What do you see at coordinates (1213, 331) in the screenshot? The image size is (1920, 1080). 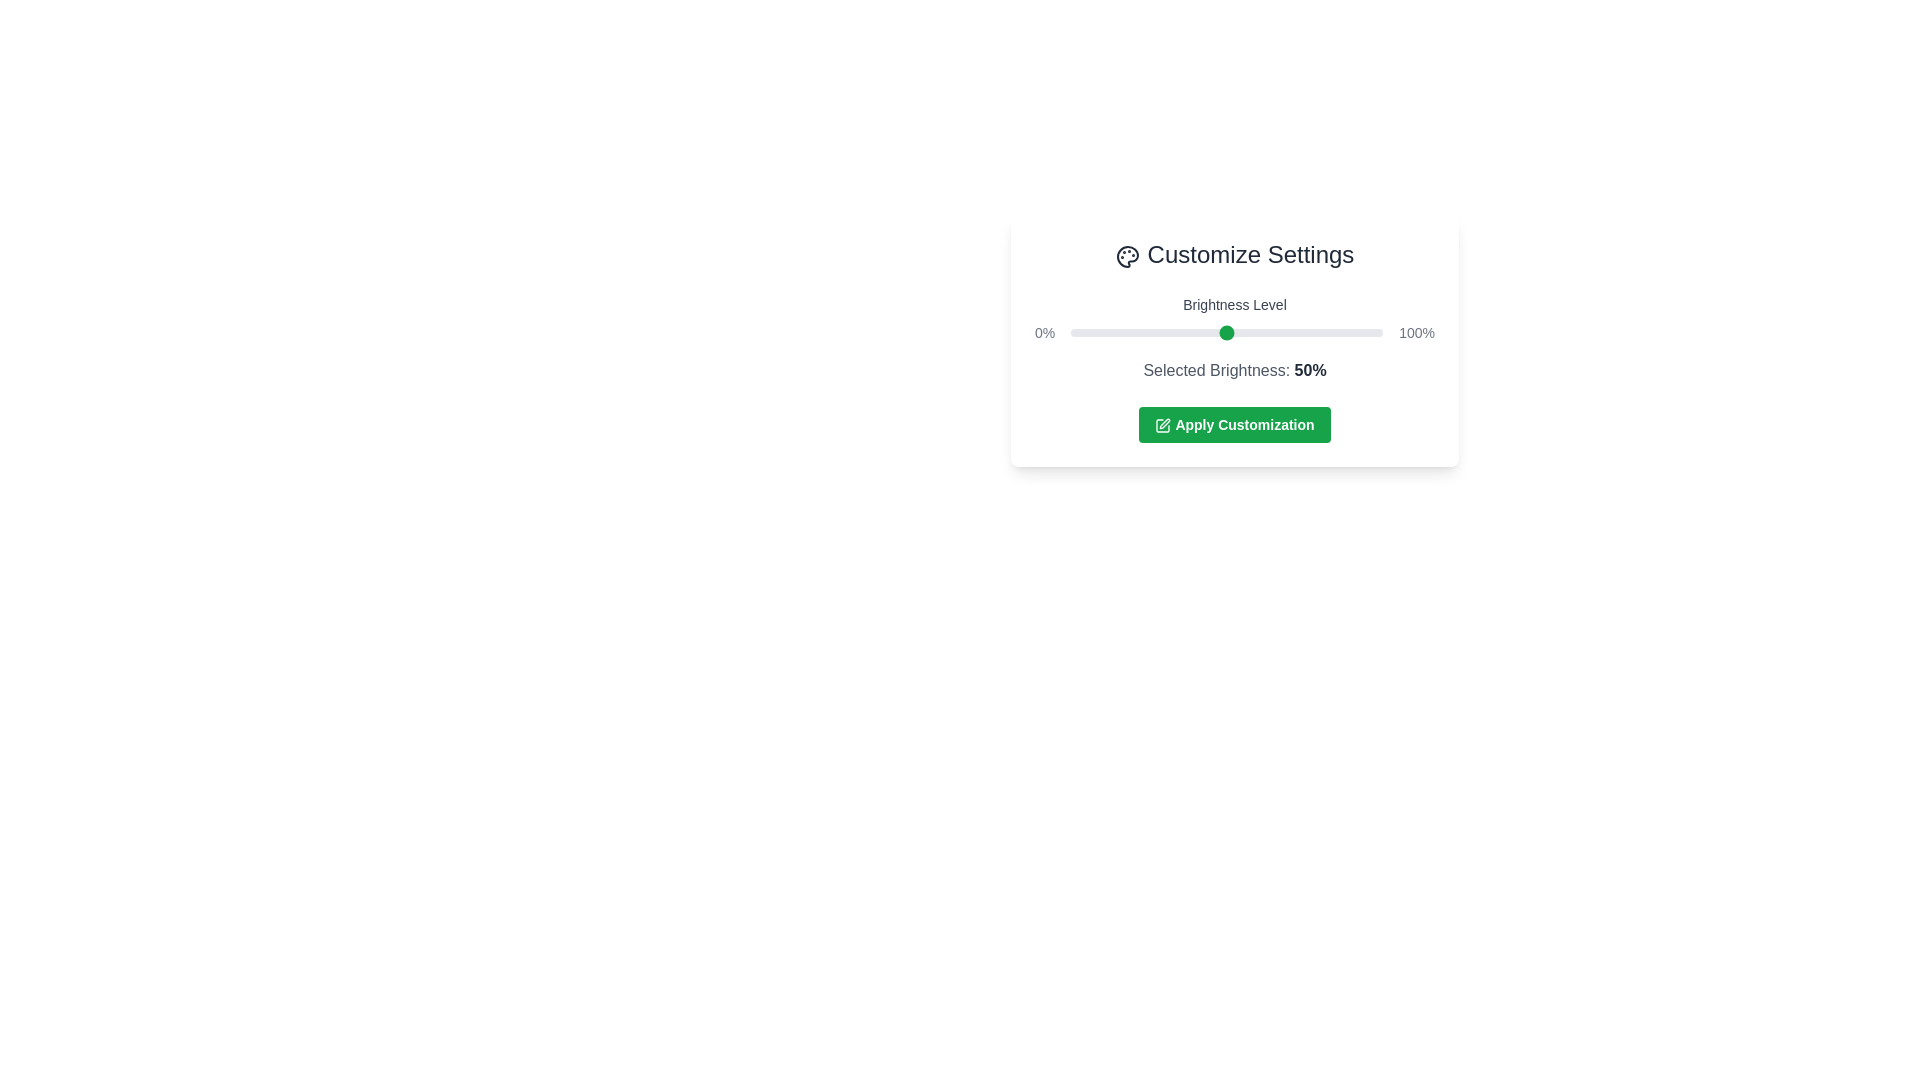 I see `the brightness` at bounding box center [1213, 331].